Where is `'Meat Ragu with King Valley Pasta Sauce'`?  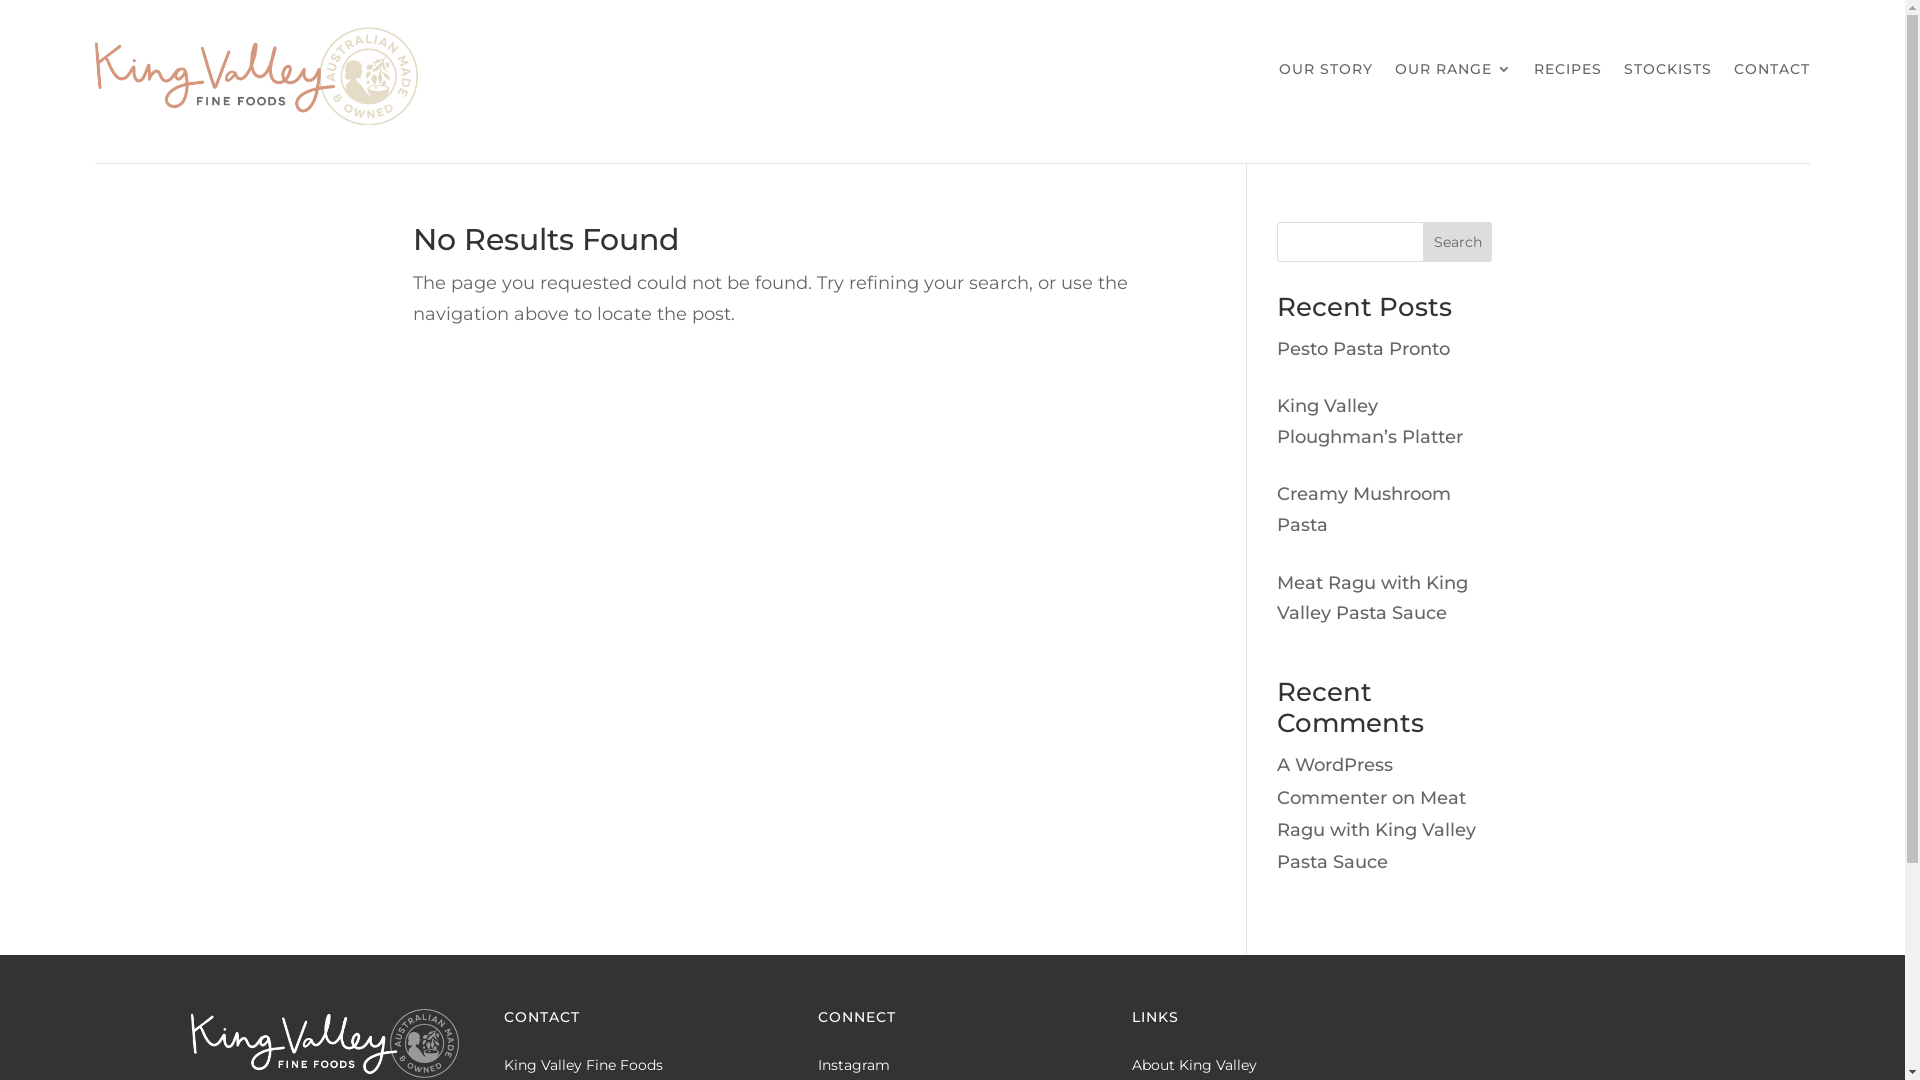 'Meat Ragu with King Valley Pasta Sauce' is located at coordinates (1375, 829).